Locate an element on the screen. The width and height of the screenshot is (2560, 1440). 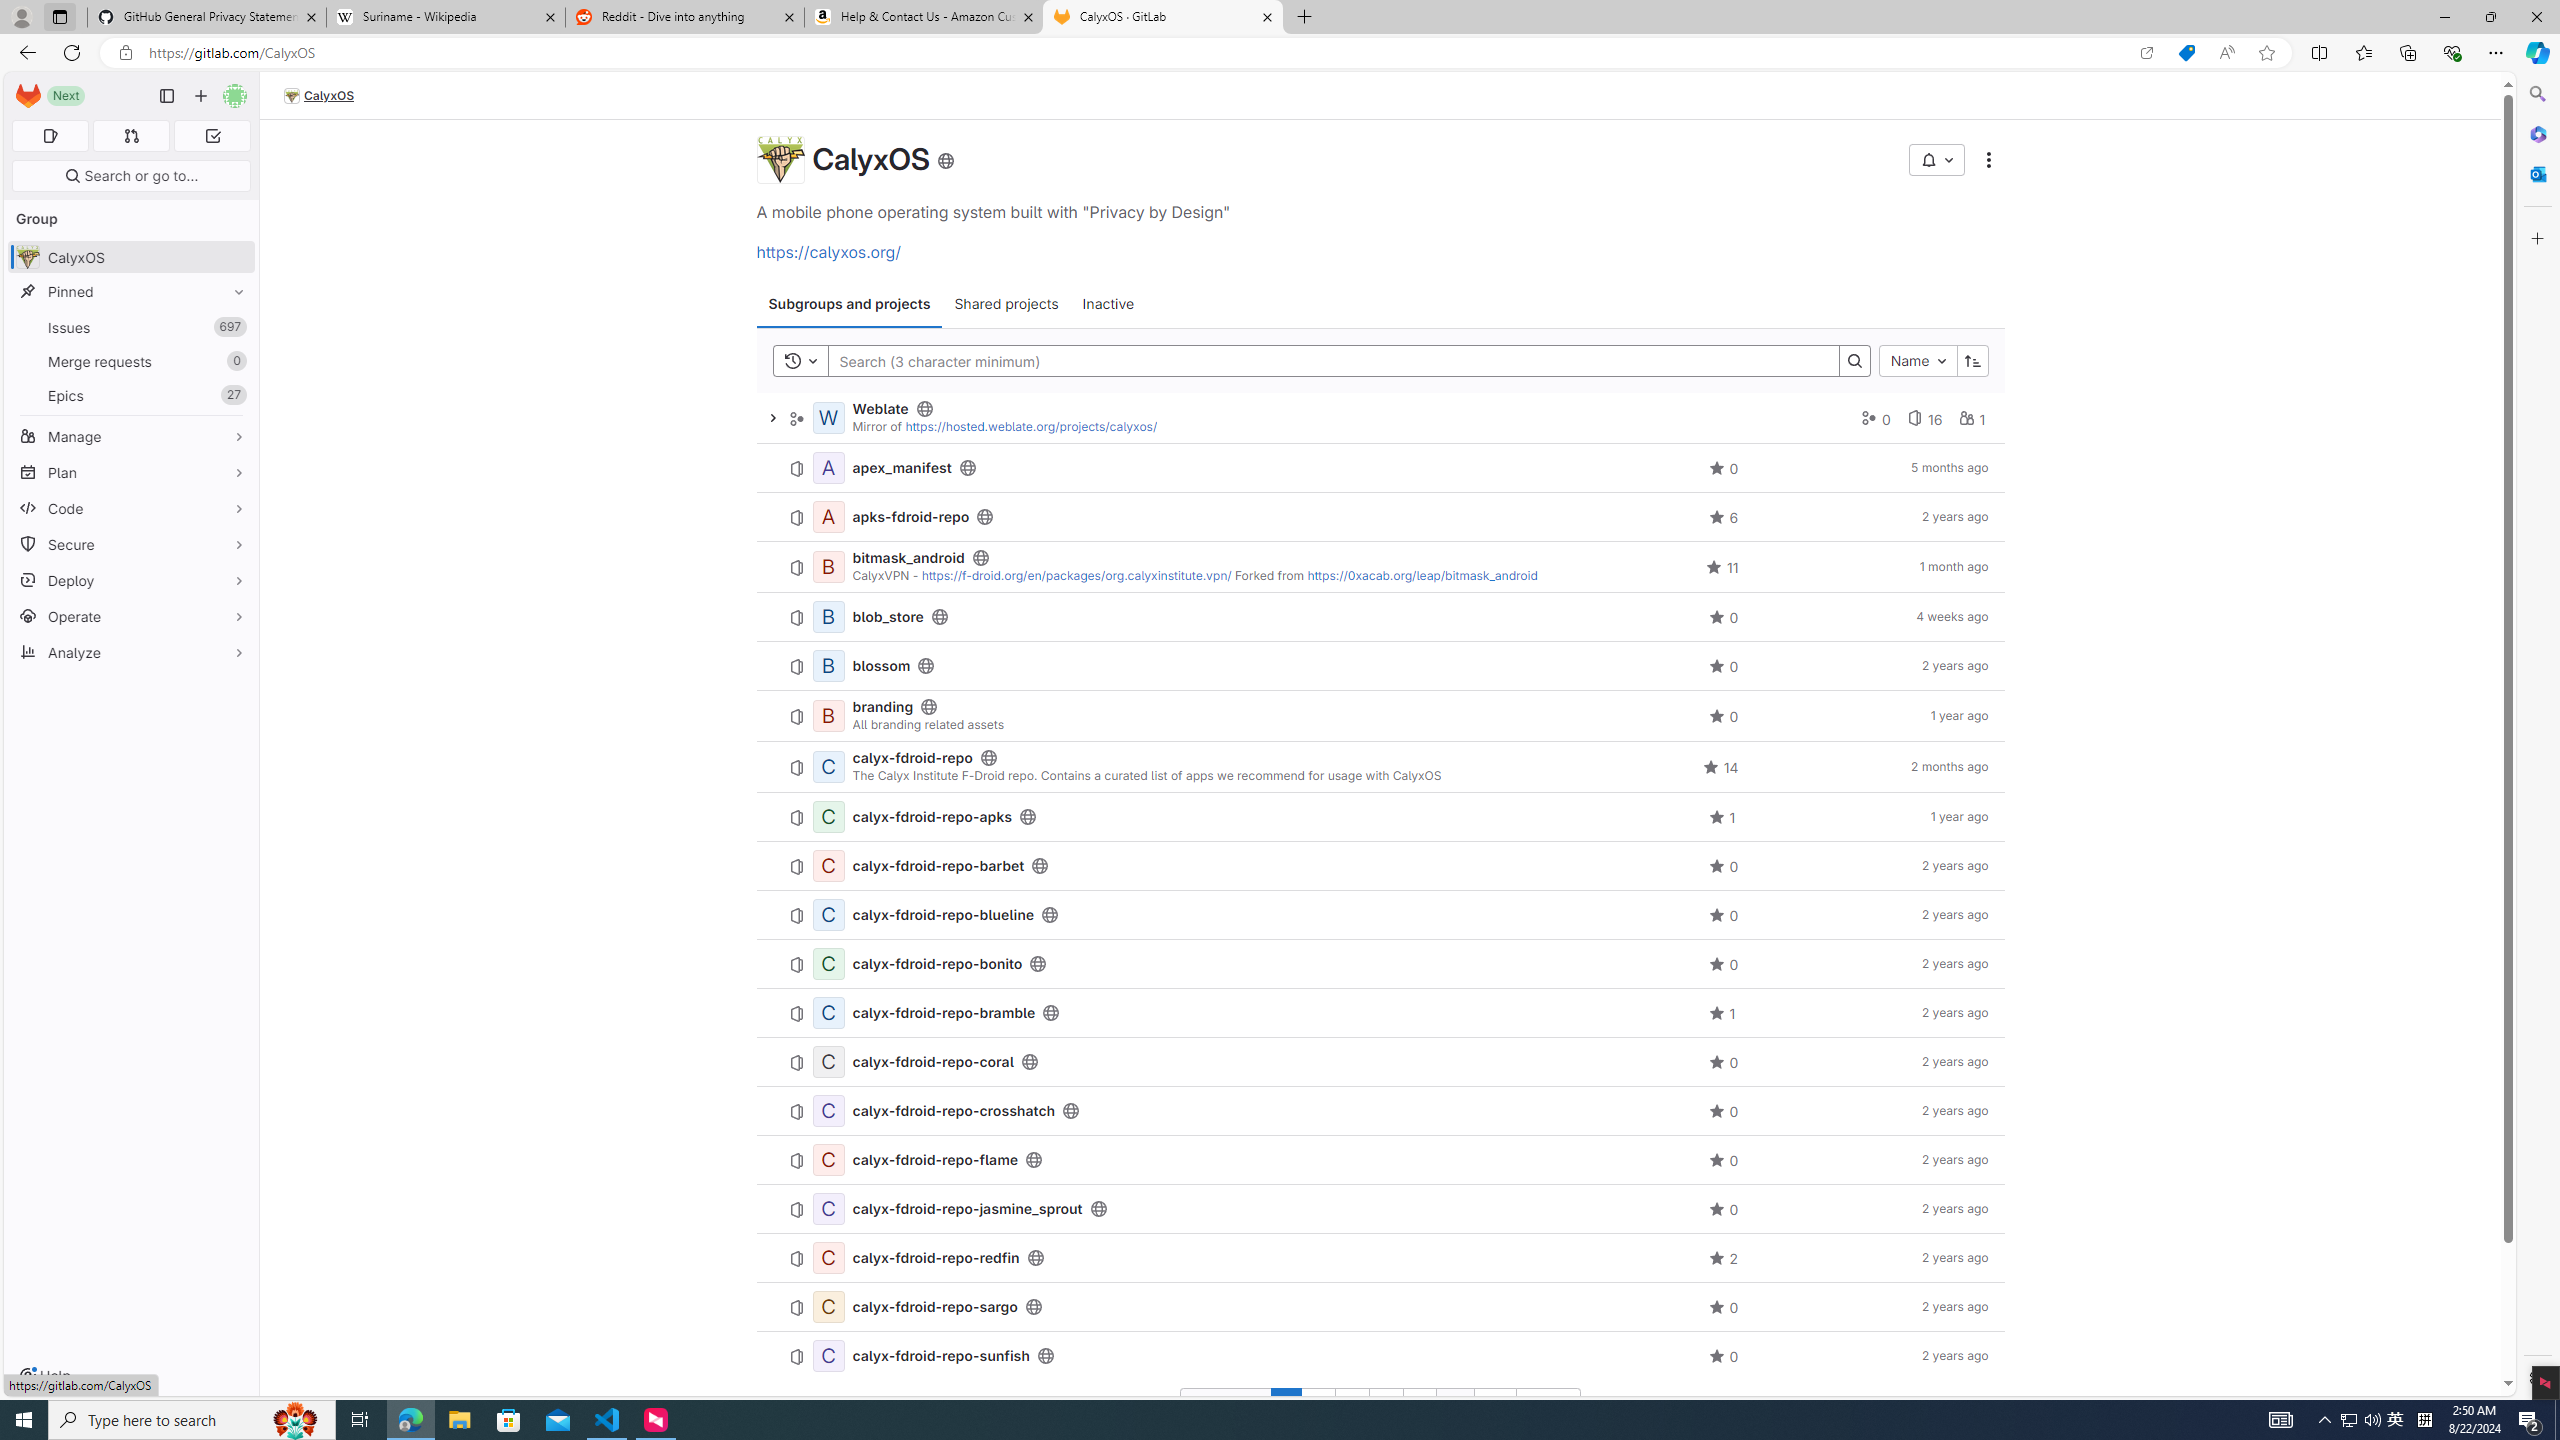
'Primary navigation sidebar' is located at coordinates (166, 95).